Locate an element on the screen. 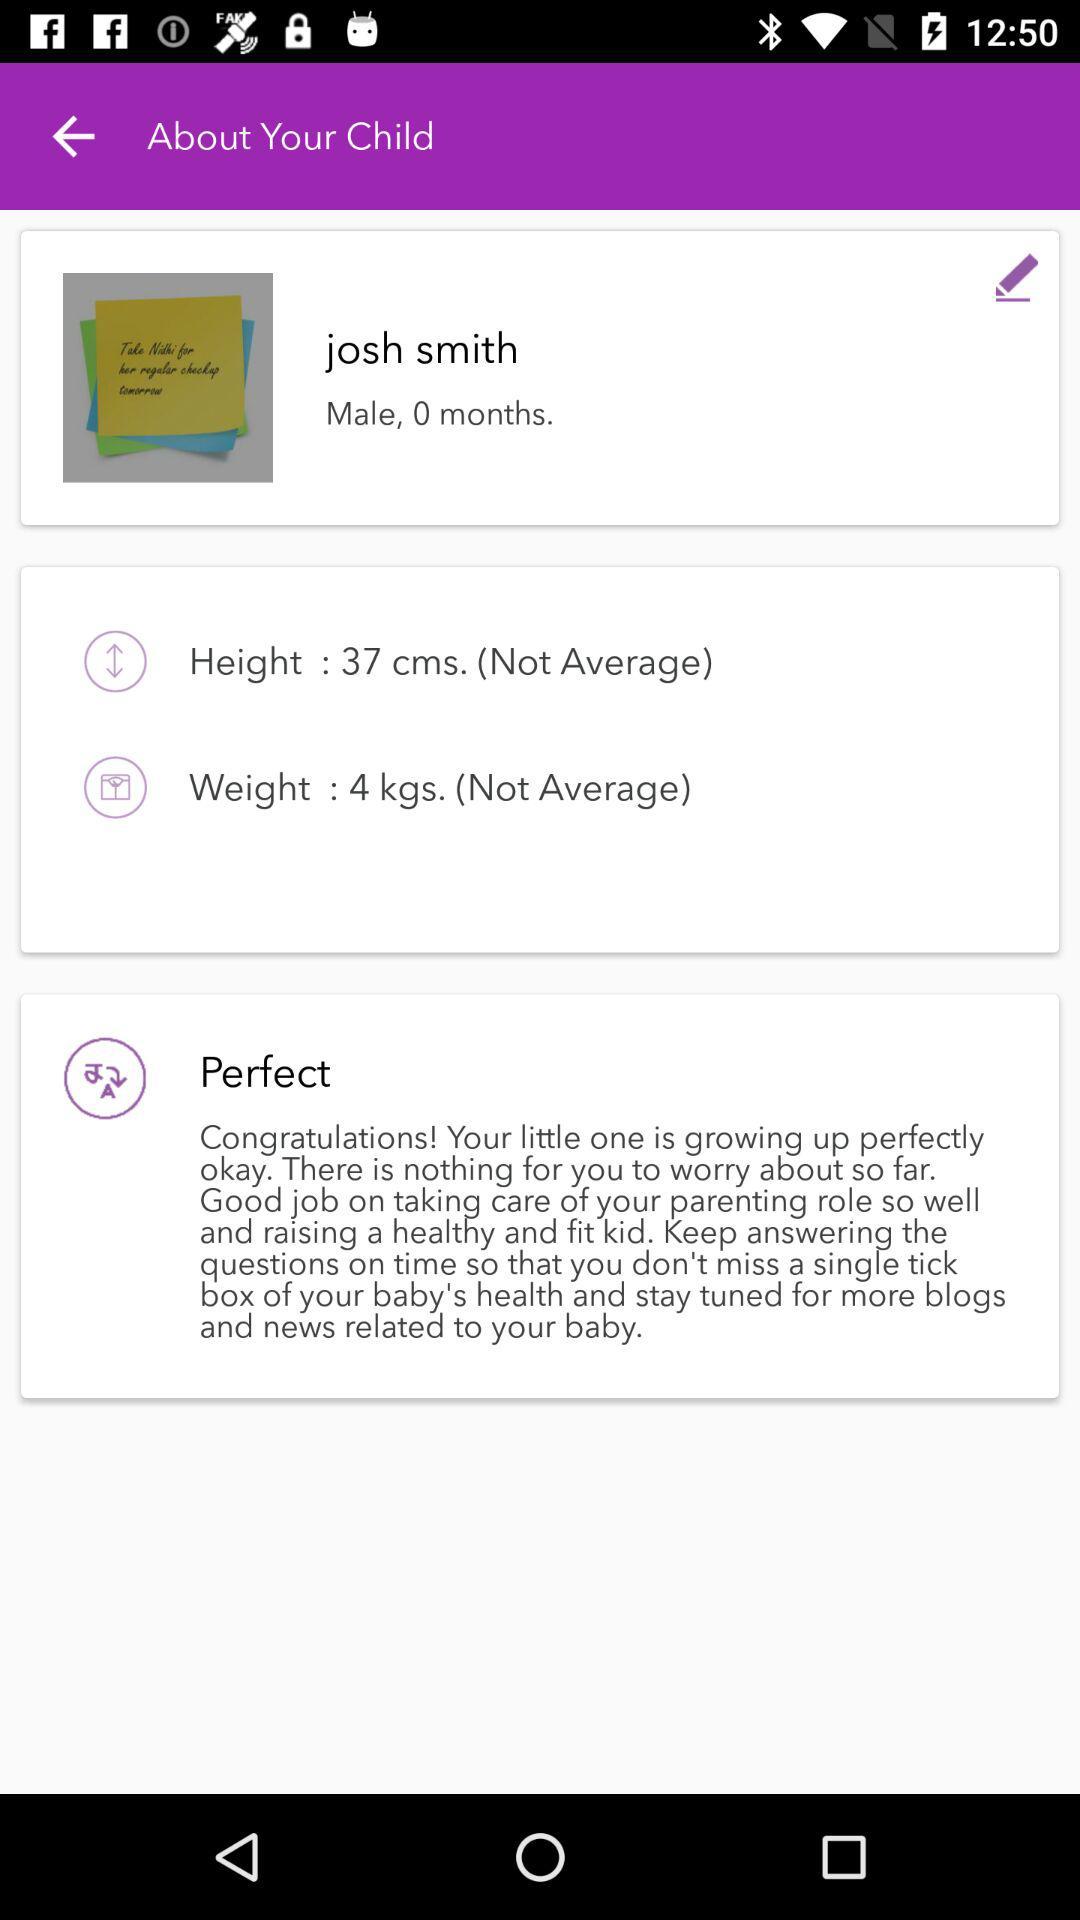 Image resolution: width=1080 pixels, height=1920 pixels. edit is located at coordinates (1017, 272).